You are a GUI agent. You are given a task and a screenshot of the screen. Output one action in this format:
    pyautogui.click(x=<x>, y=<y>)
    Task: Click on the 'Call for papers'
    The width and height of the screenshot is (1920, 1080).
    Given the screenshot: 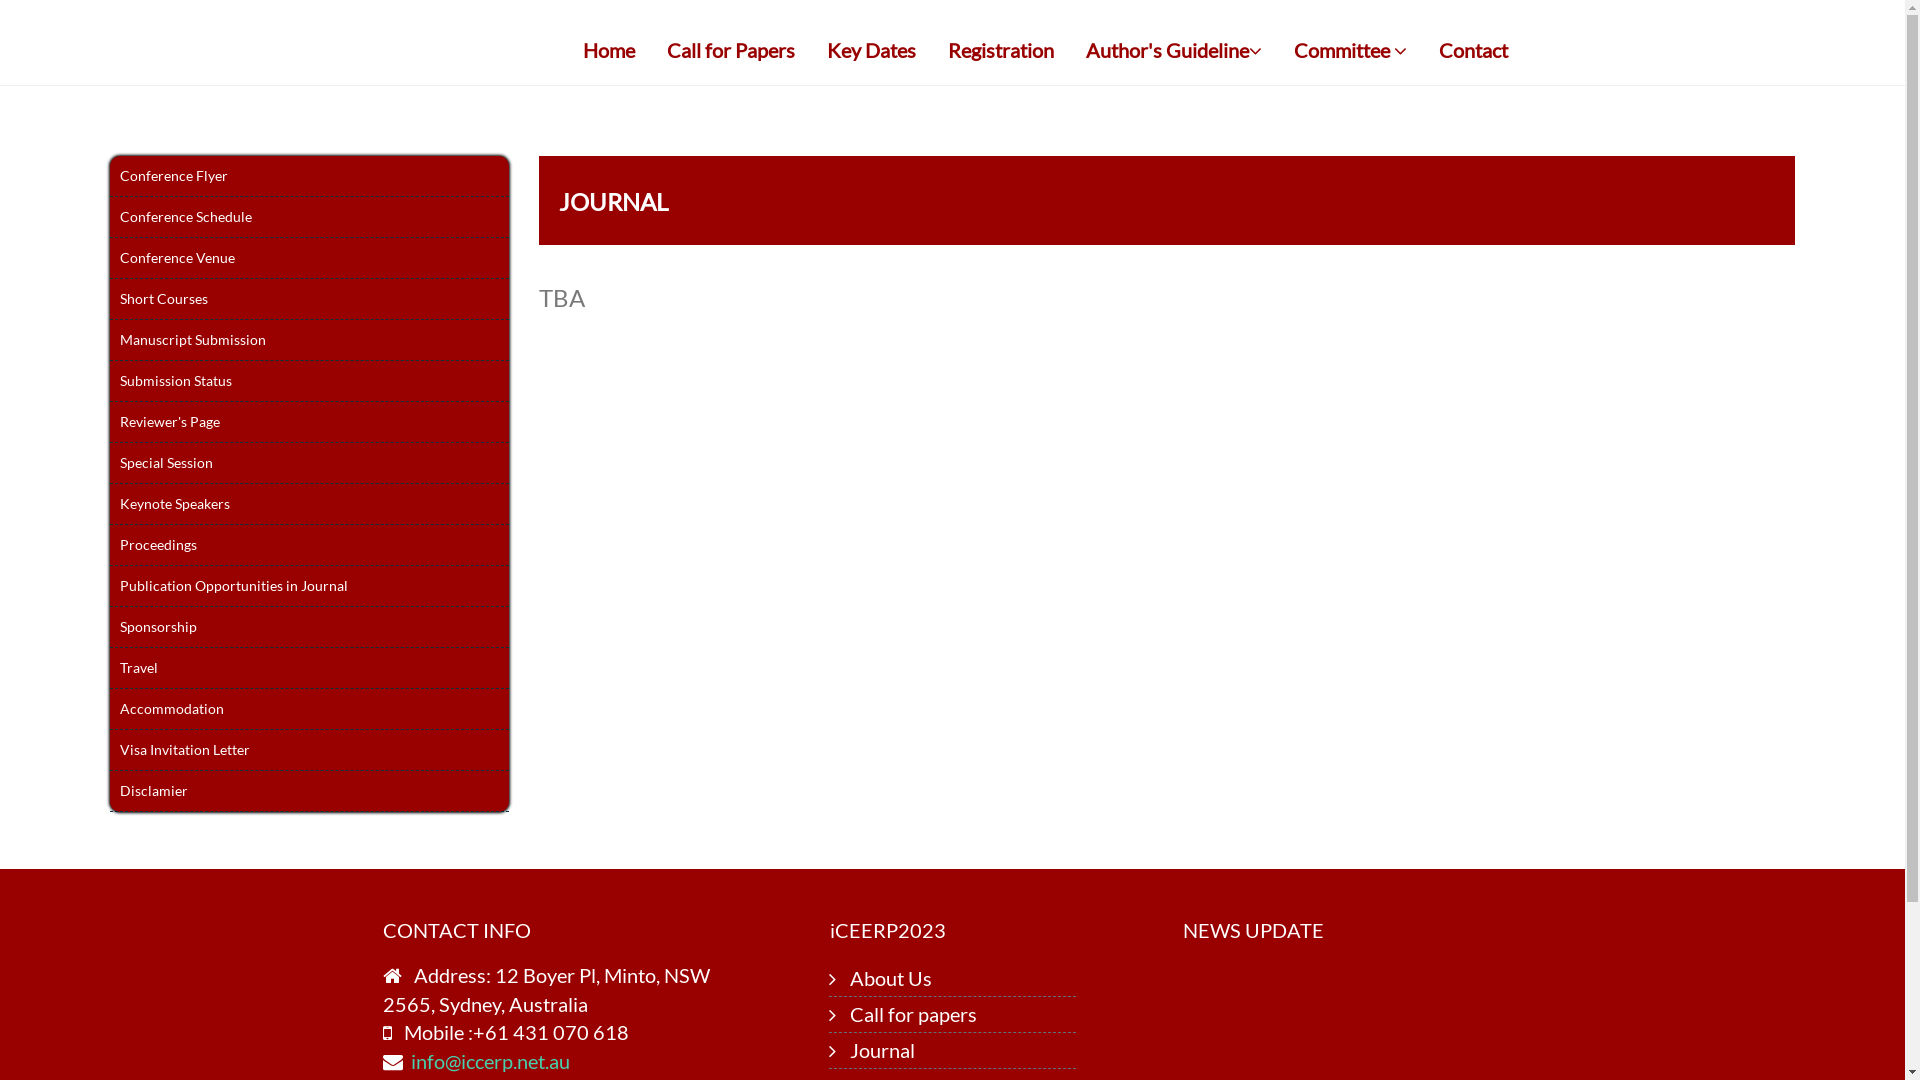 What is the action you would take?
    pyautogui.click(x=912, y=1014)
    